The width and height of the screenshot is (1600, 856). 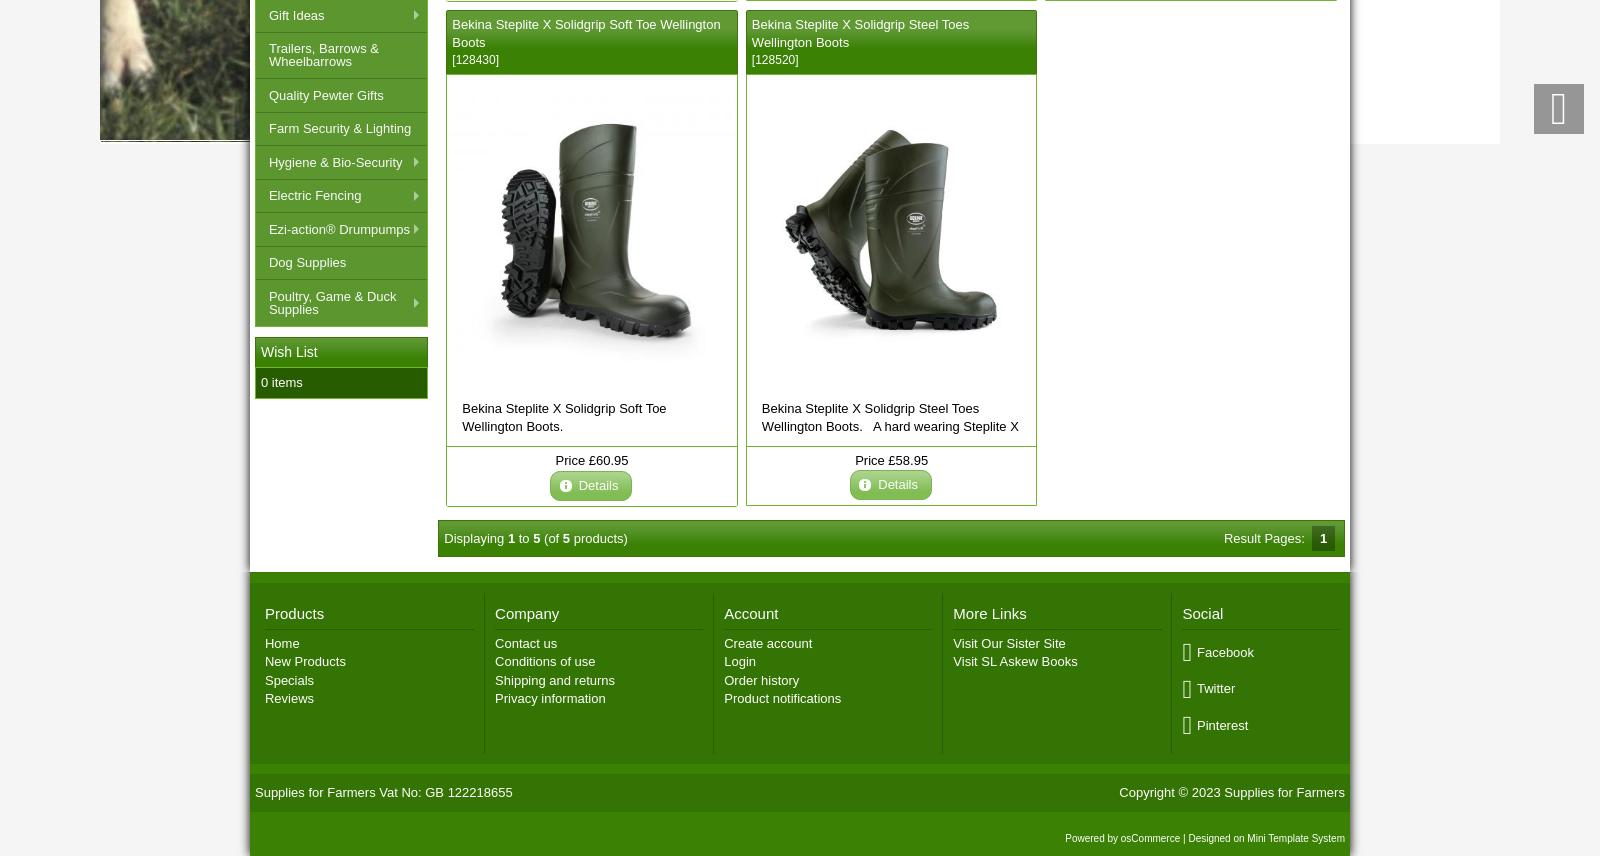 What do you see at coordinates (268, 194) in the screenshot?
I see `'Electric Fencing'` at bounding box center [268, 194].